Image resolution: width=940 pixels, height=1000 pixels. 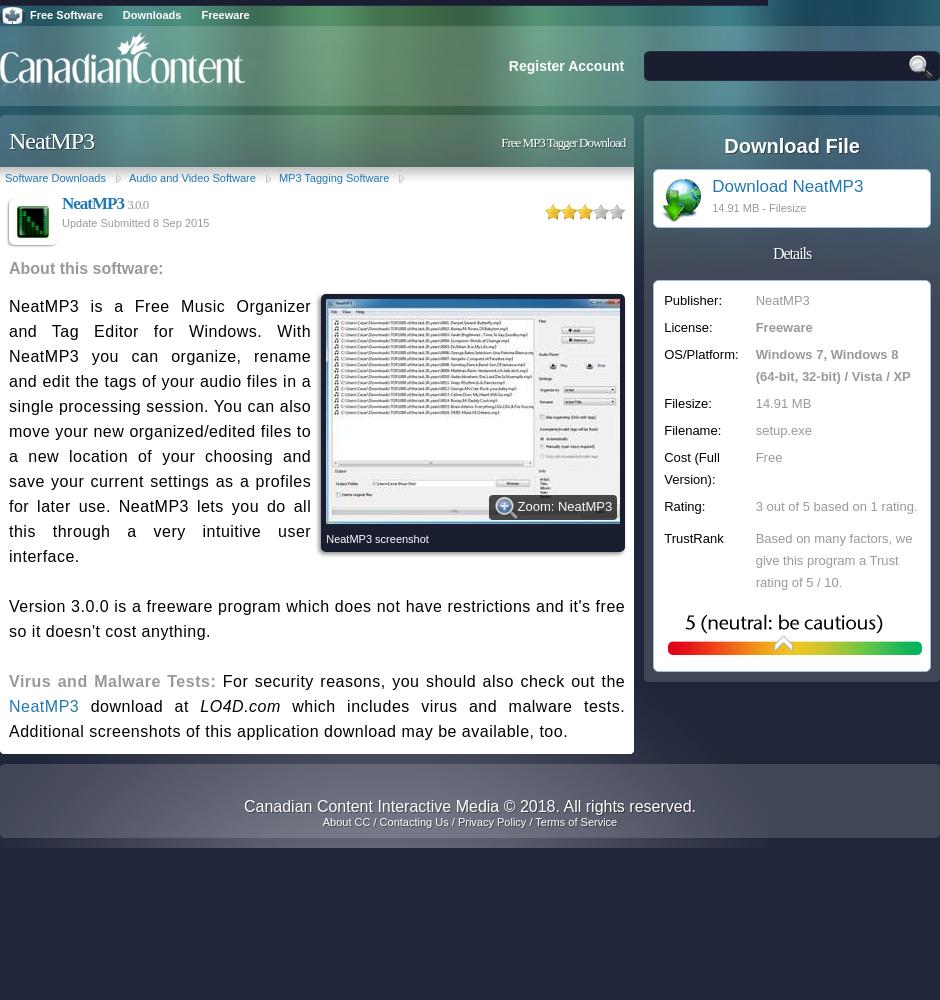 What do you see at coordinates (53, 178) in the screenshot?
I see `'Software Downloads'` at bounding box center [53, 178].